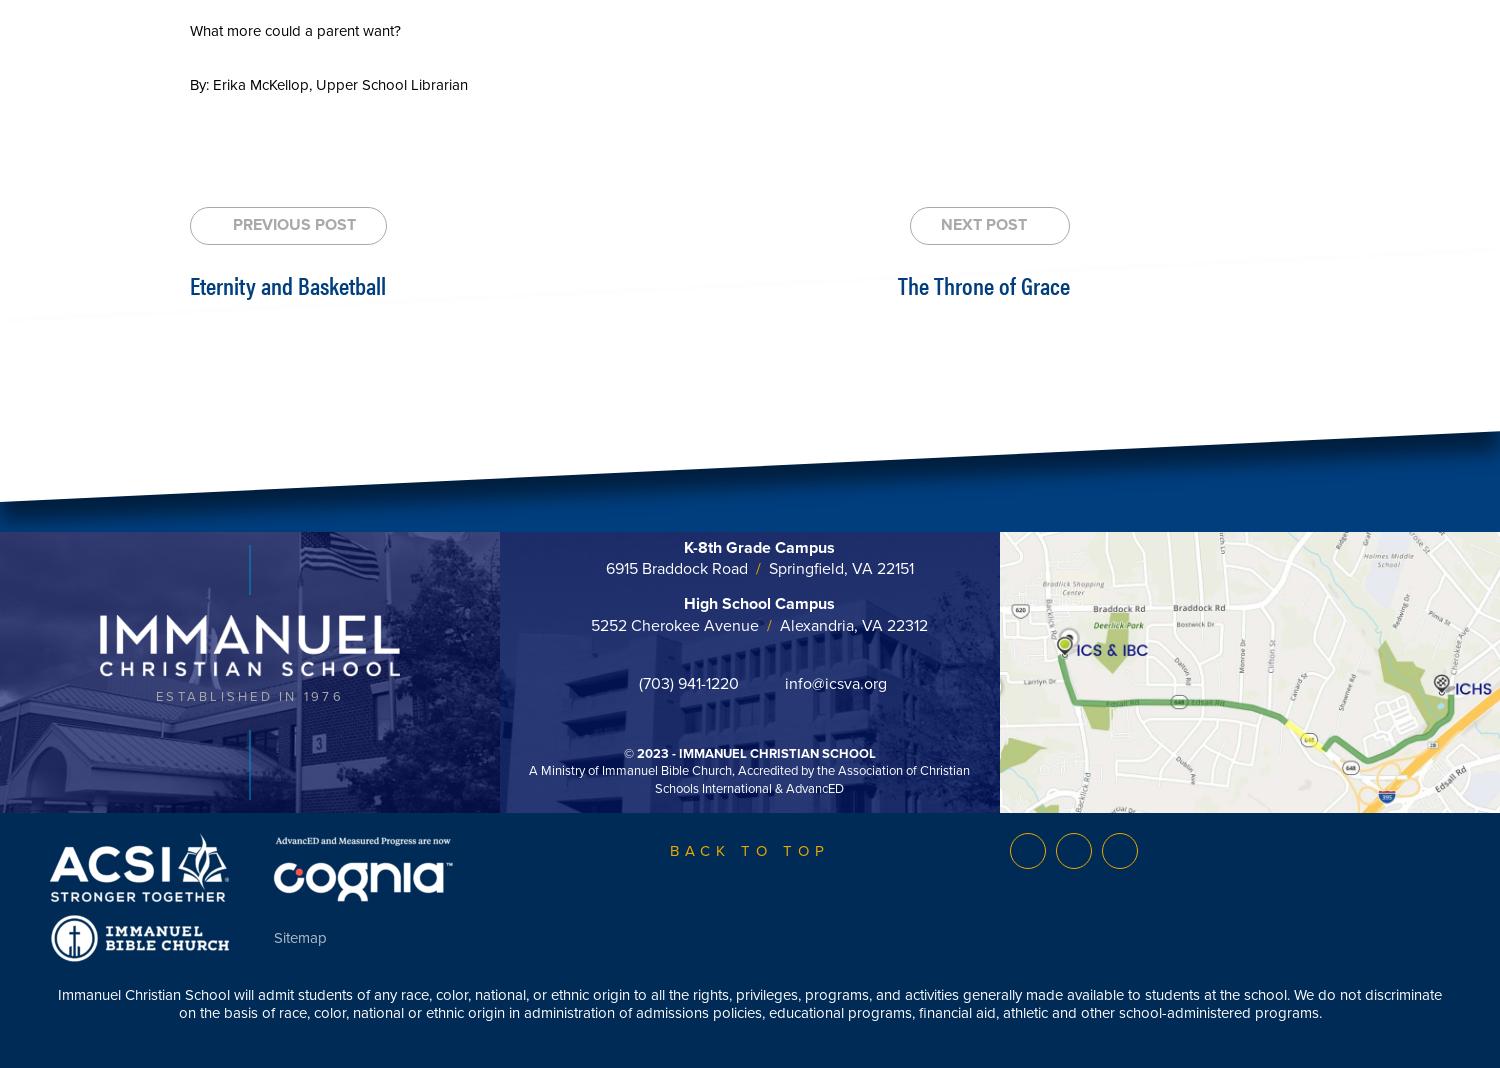 The image size is (1500, 1068). I want to click on 'The Throne of Grace', so click(981, 282).